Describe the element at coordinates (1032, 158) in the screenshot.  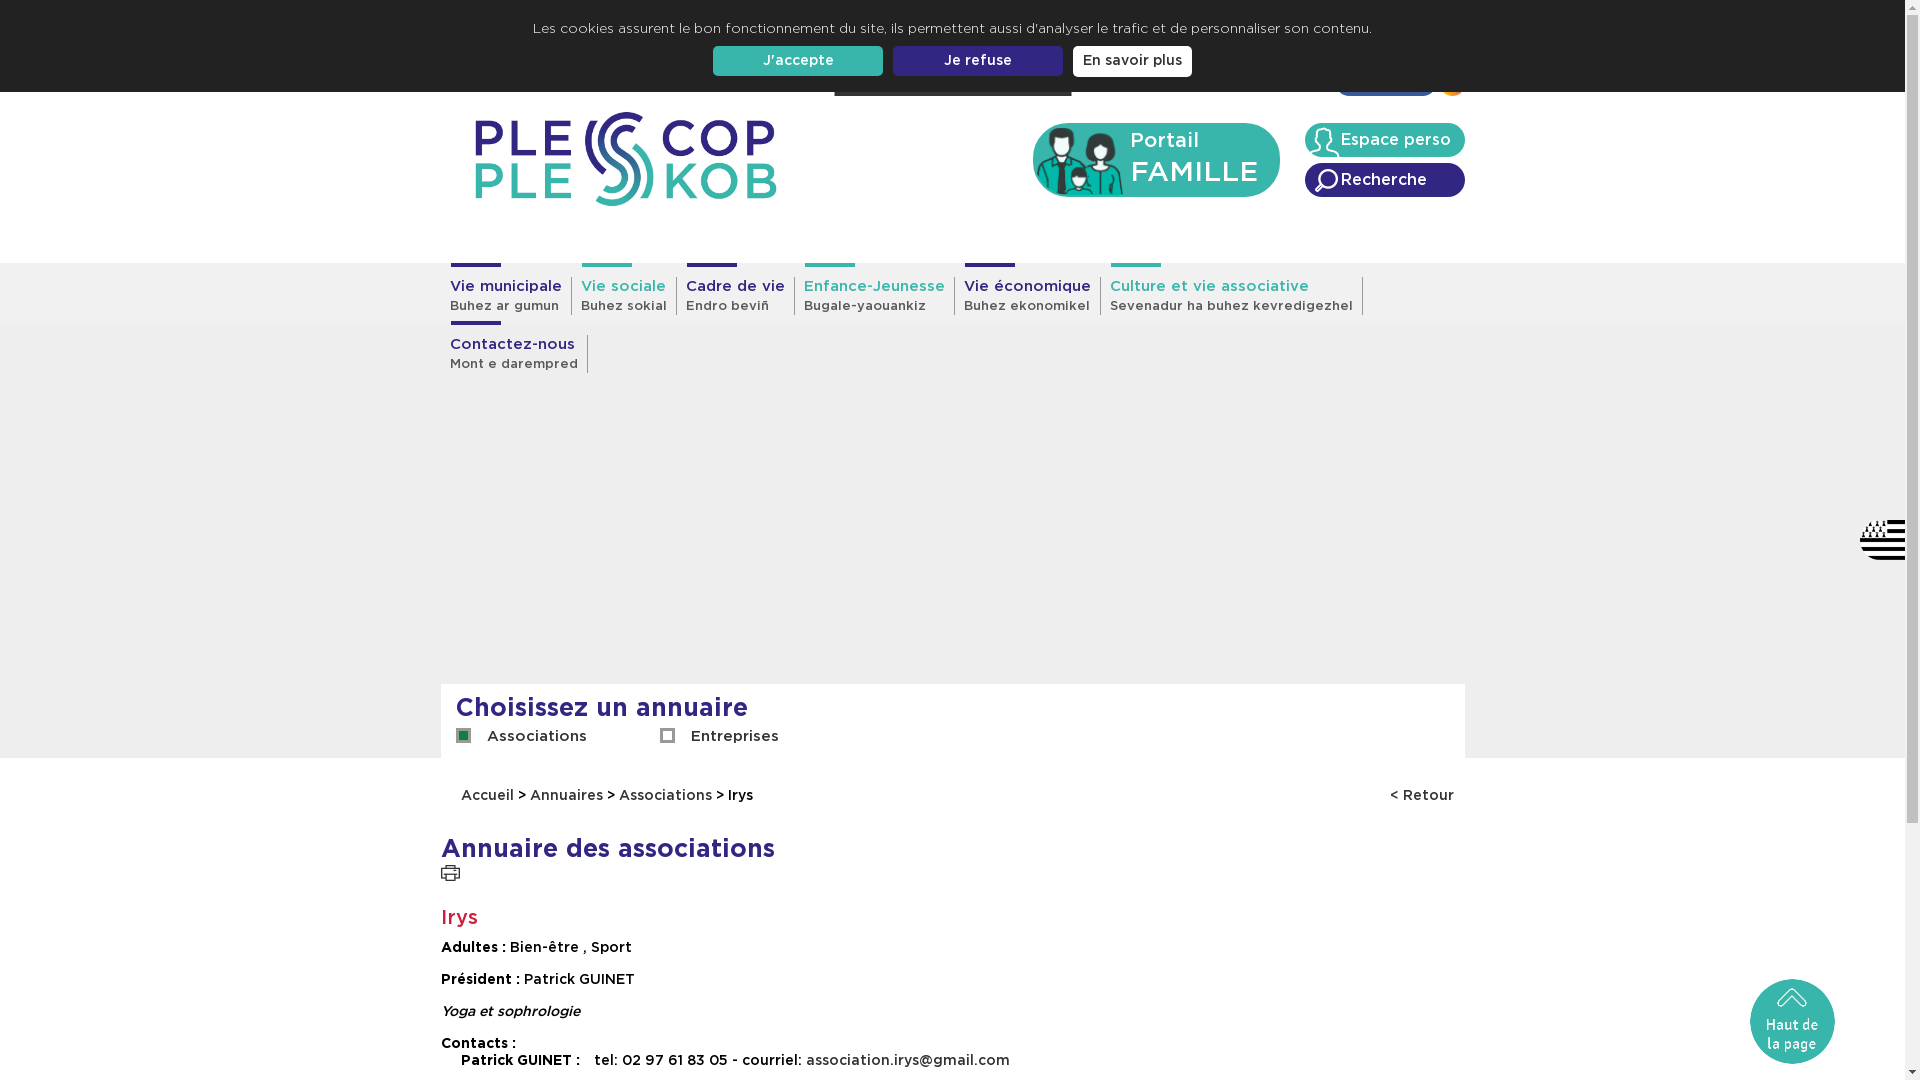
I see `'Portail` at that location.